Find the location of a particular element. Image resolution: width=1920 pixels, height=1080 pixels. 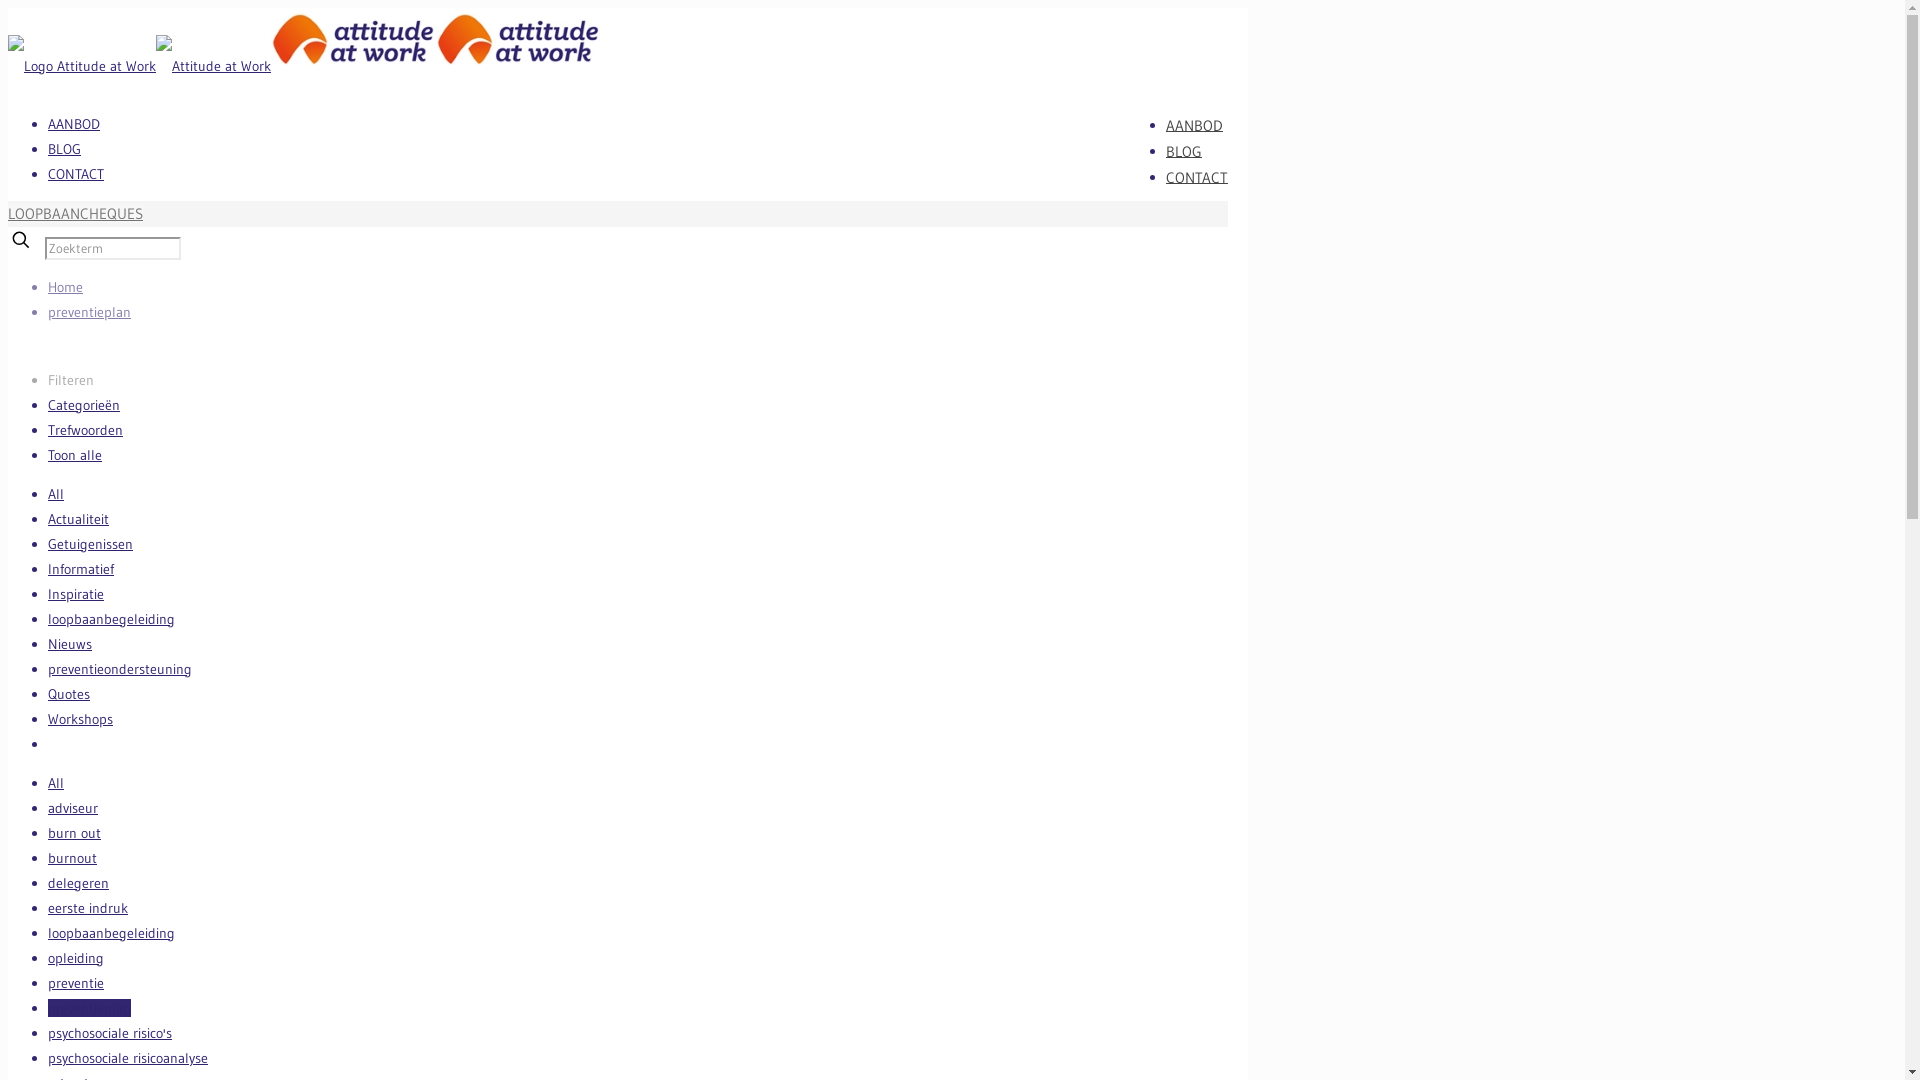

'BLOG' is located at coordinates (1184, 149).